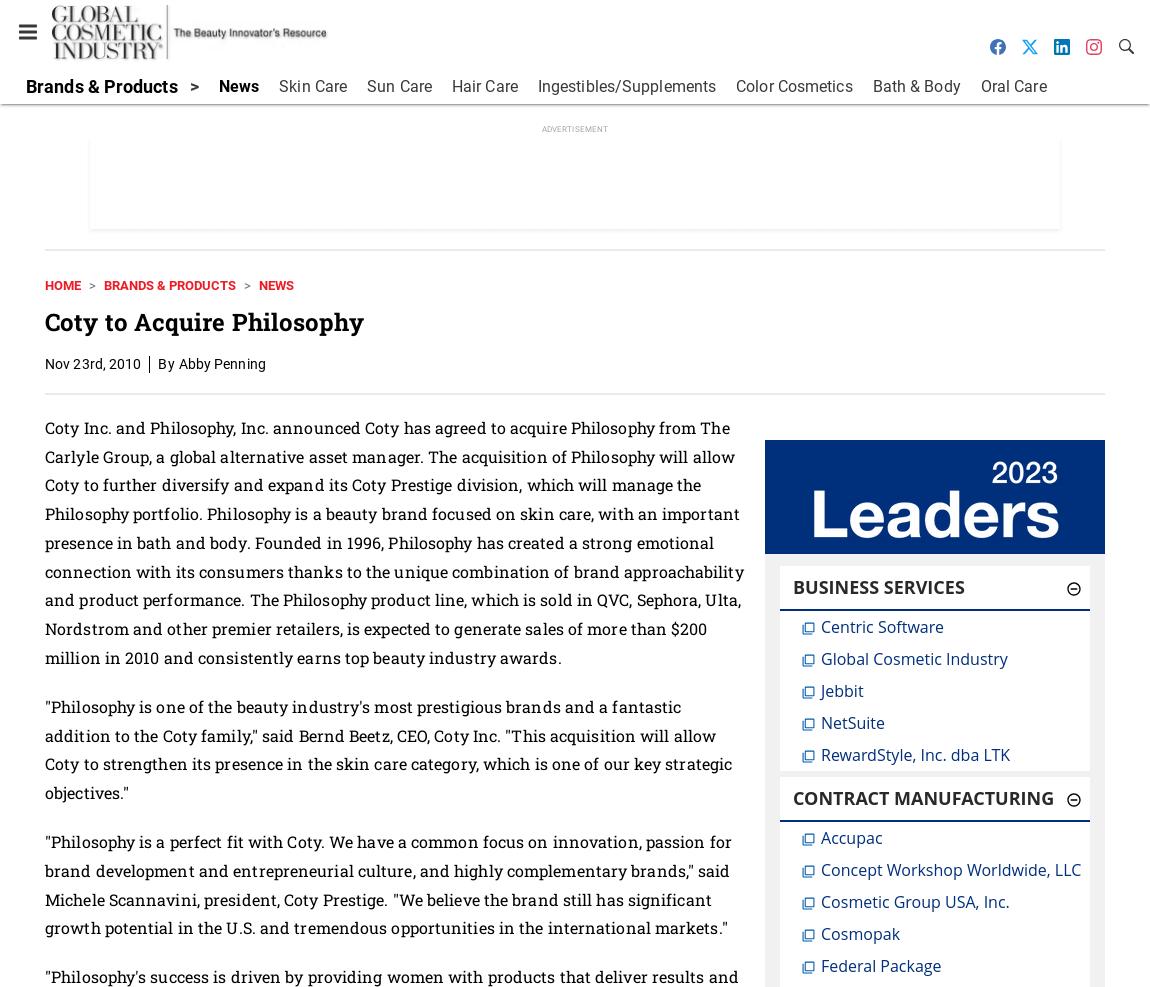  Describe the element at coordinates (313, 85) in the screenshot. I see `'Skin Care'` at that location.